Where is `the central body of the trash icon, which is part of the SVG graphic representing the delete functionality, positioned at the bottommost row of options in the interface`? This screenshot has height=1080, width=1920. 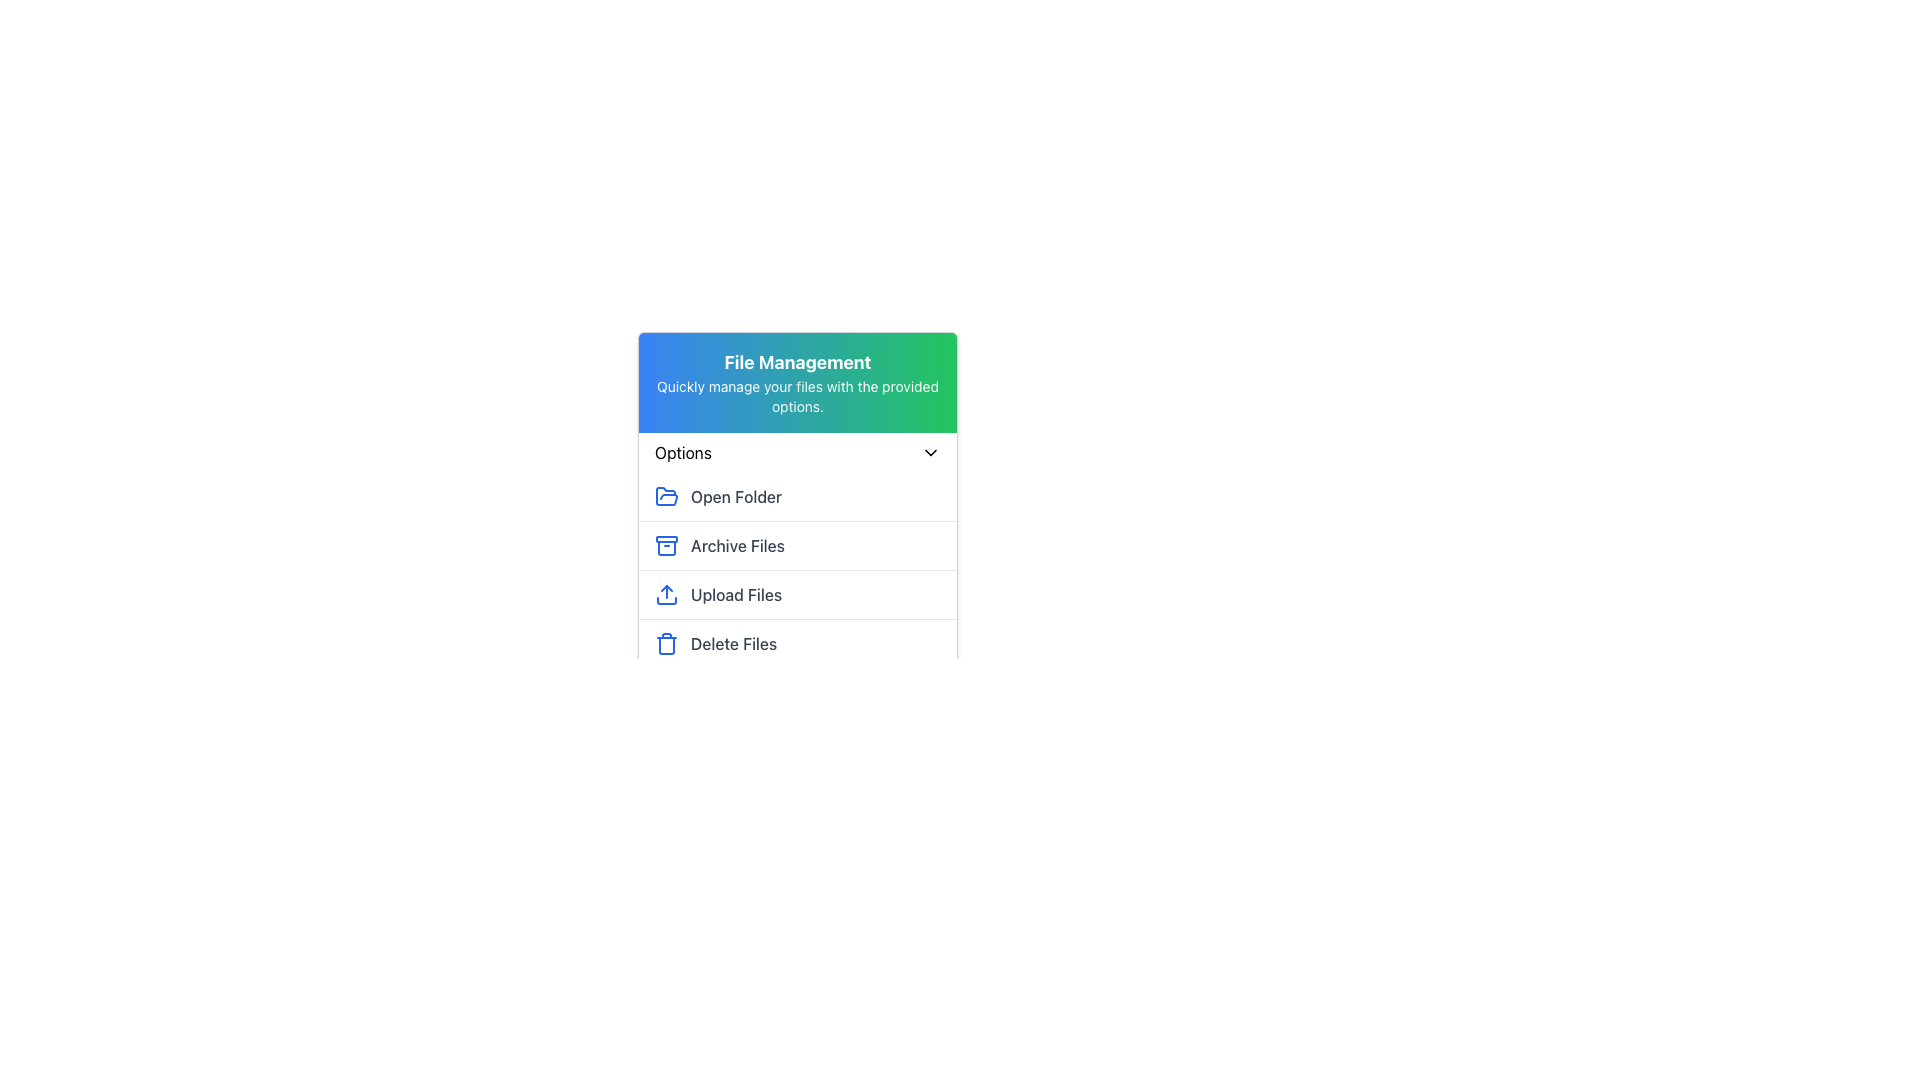
the central body of the trash icon, which is part of the SVG graphic representing the delete functionality, positioned at the bottommost row of options in the interface is located at coordinates (667, 645).